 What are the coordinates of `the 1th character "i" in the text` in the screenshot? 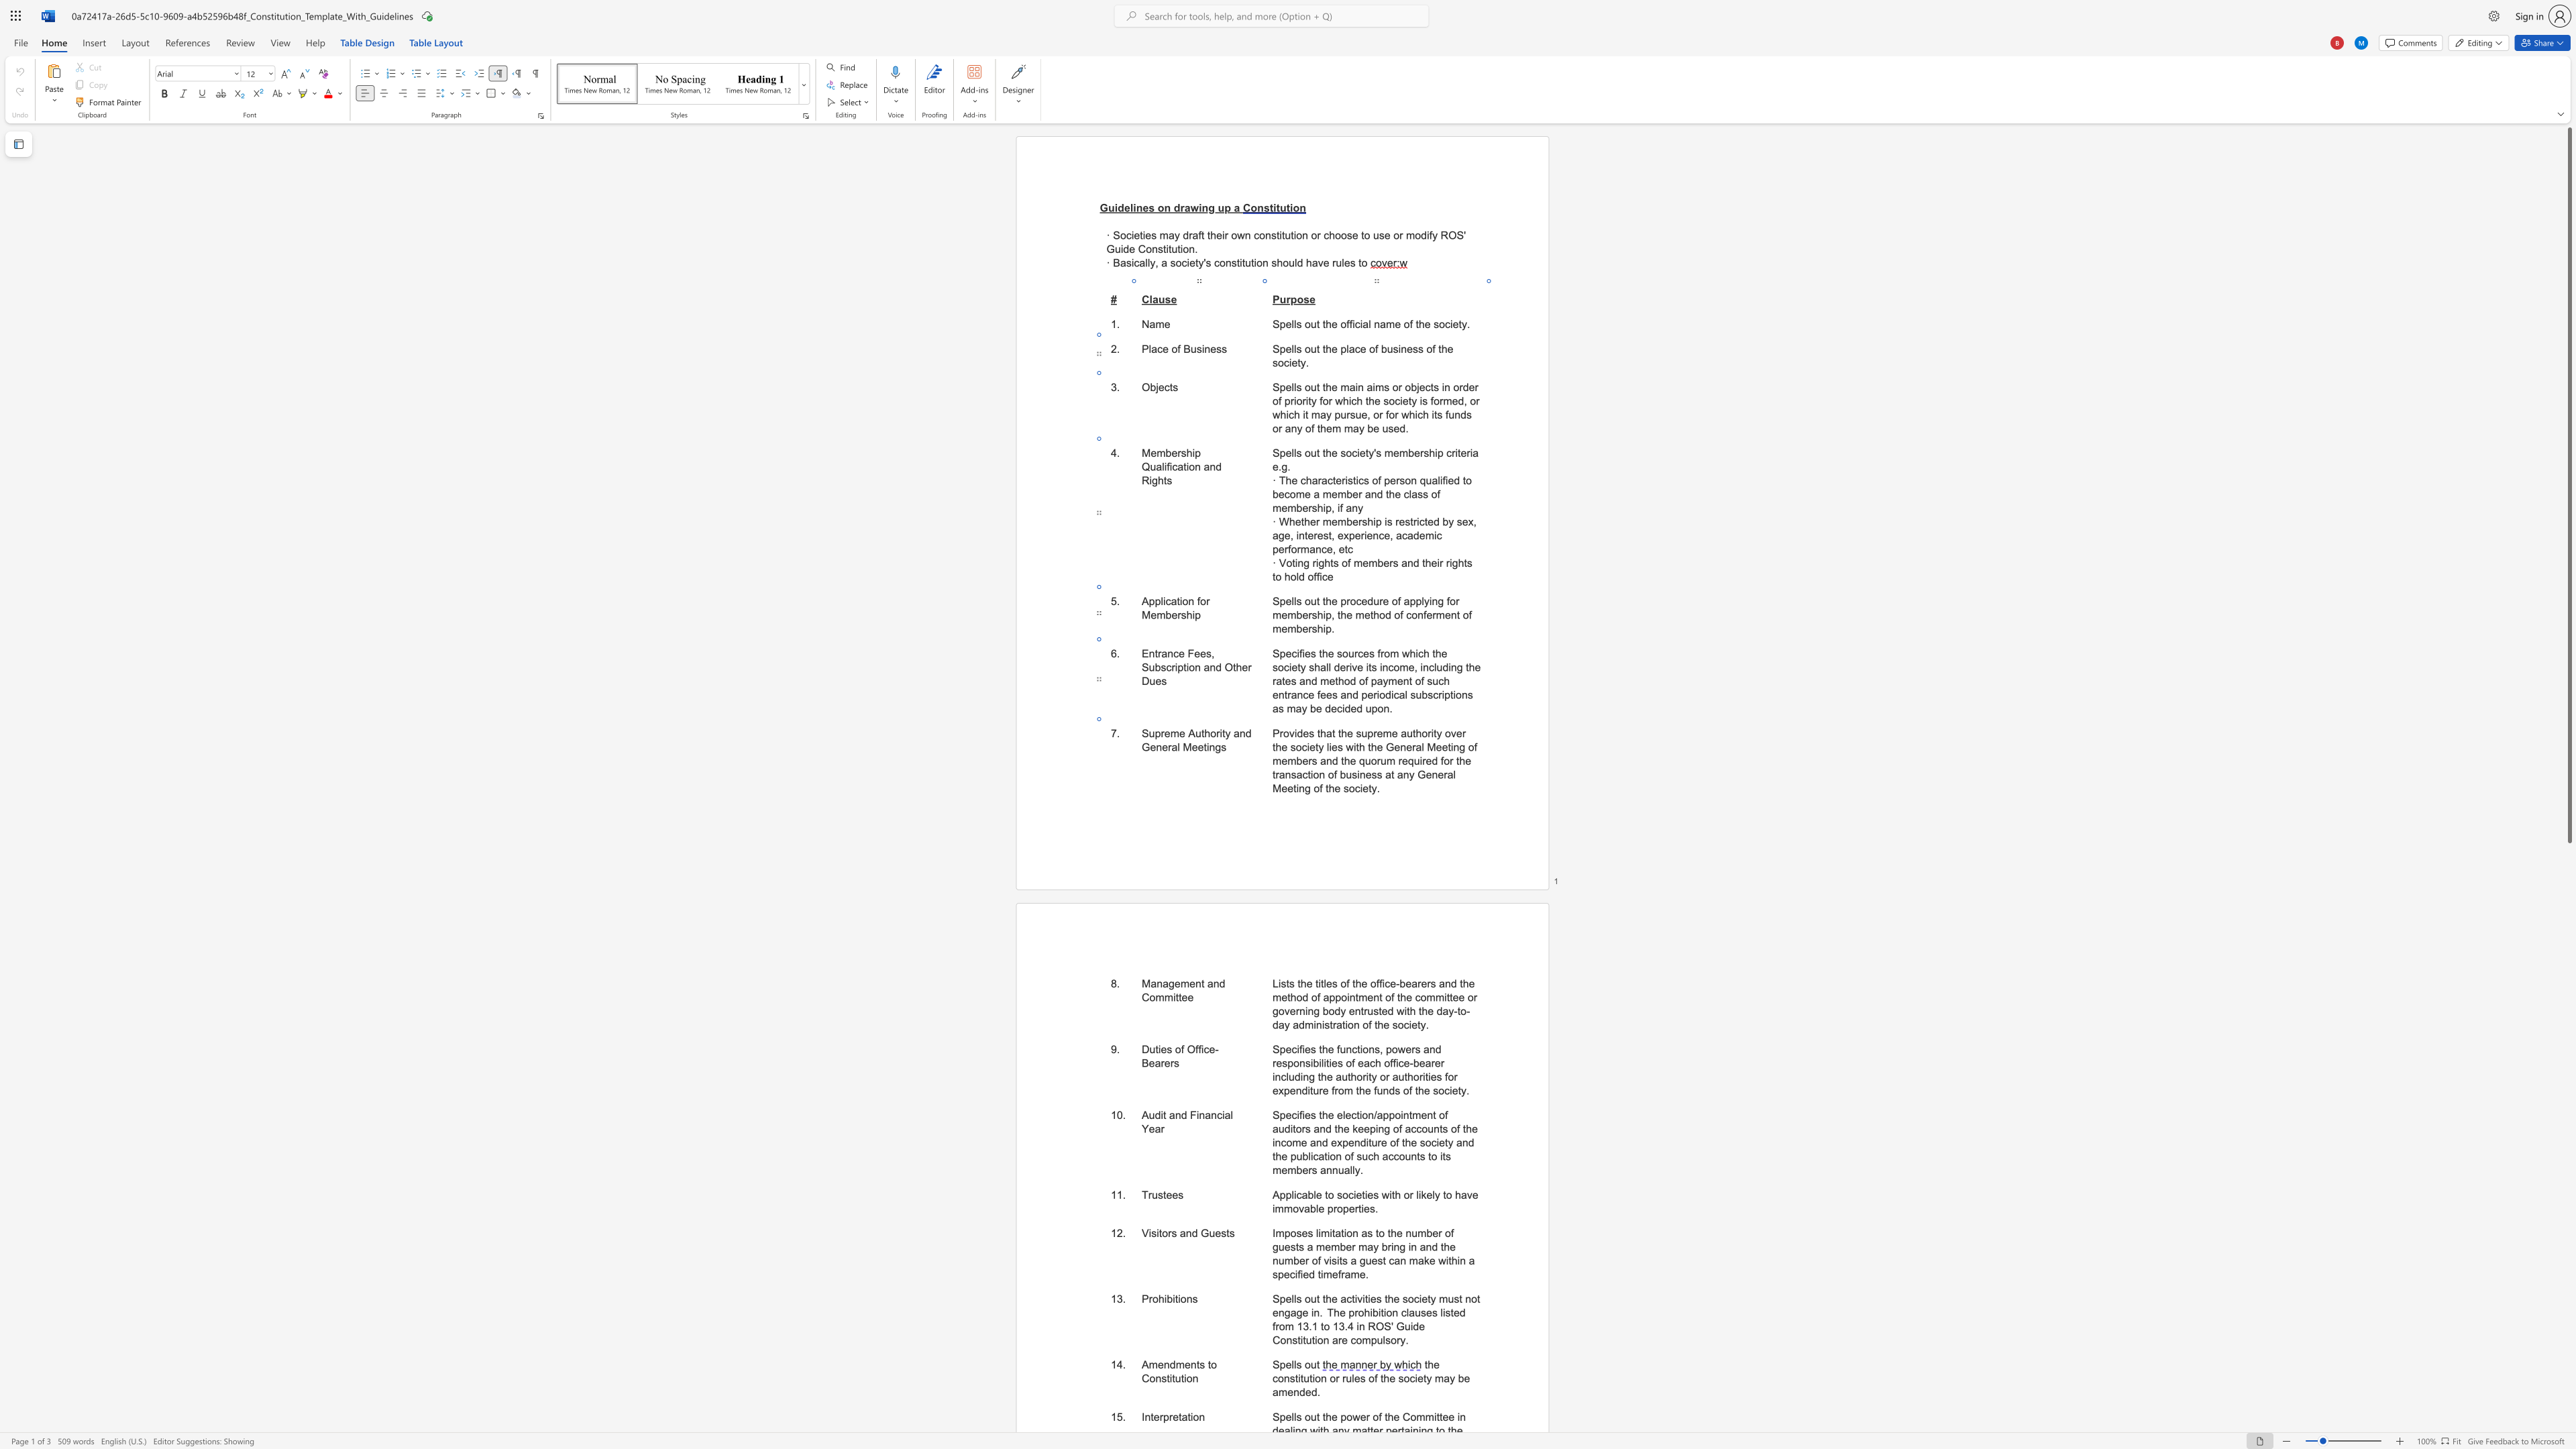 It's located at (1173, 996).